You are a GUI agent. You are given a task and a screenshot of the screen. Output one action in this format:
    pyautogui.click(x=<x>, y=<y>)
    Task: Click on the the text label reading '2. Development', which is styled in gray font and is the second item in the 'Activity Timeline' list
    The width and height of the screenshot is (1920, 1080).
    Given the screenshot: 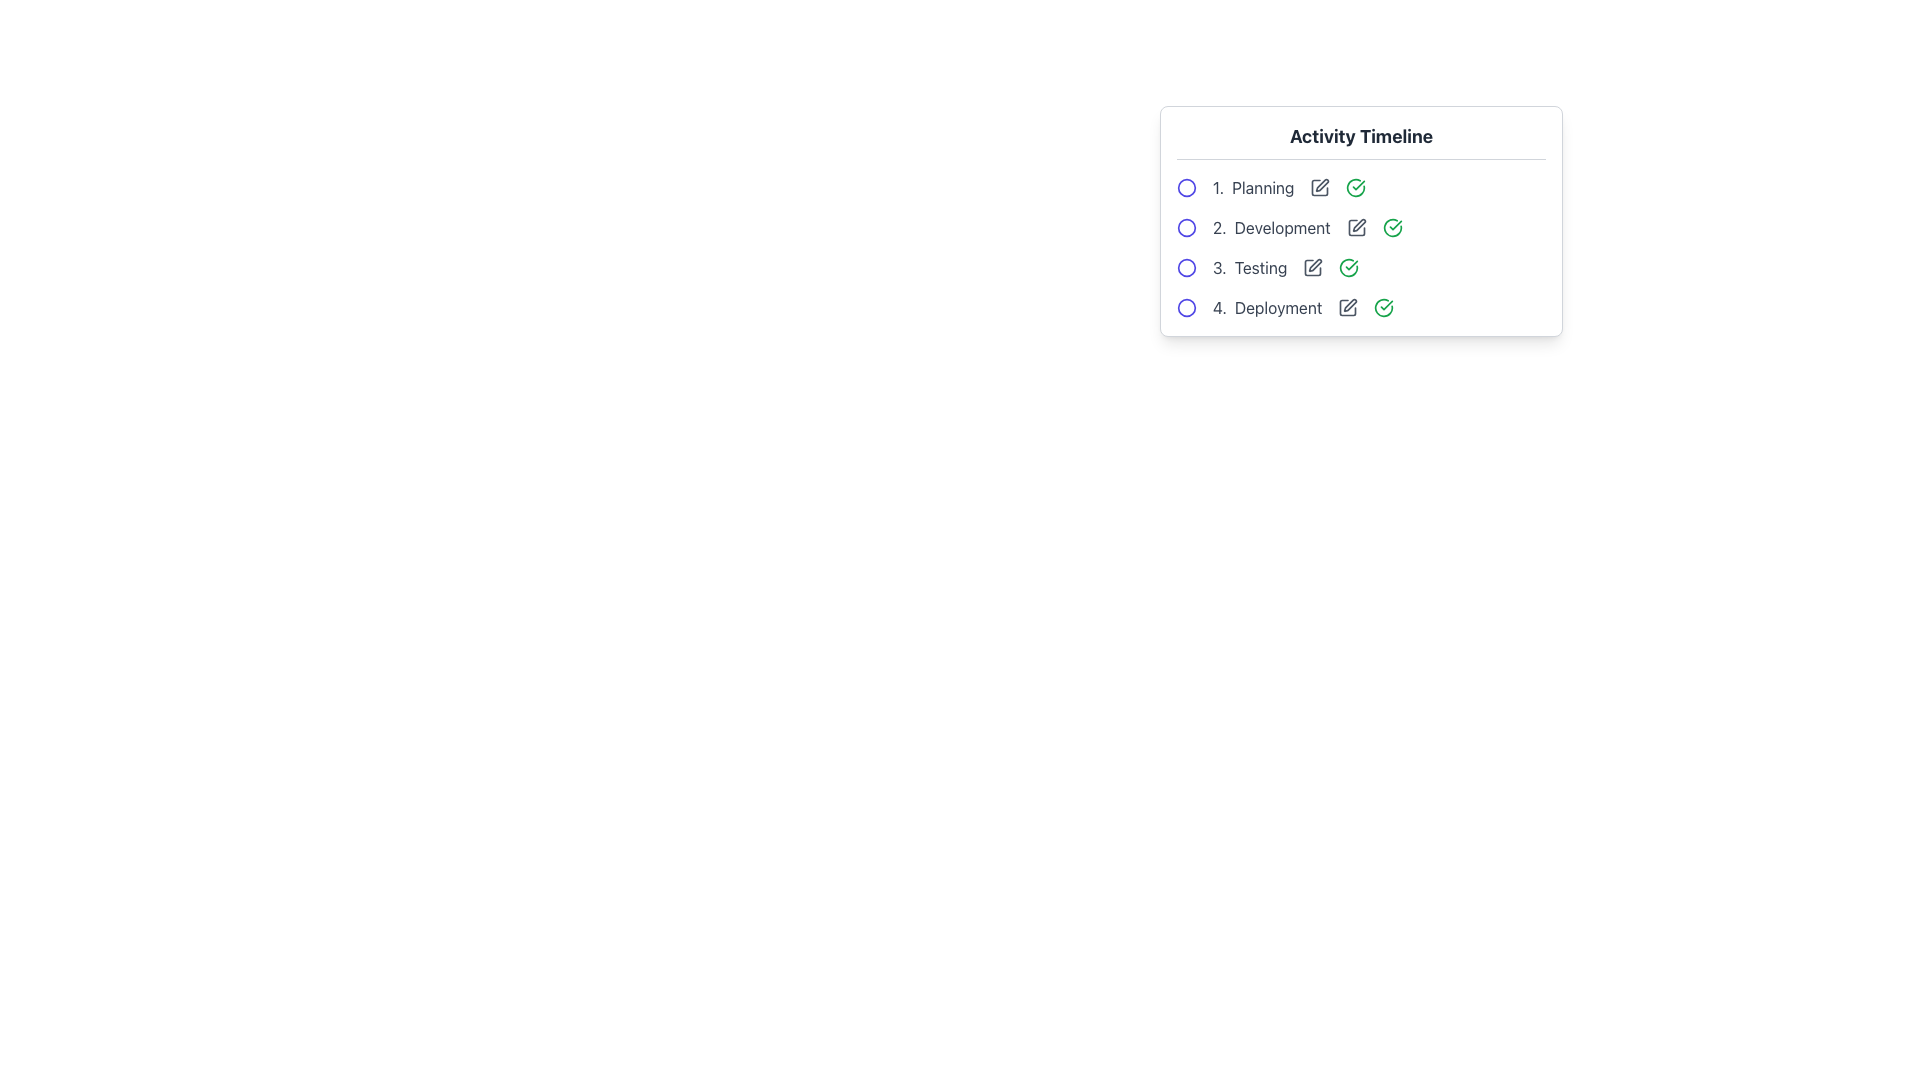 What is the action you would take?
    pyautogui.click(x=1270, y=226)
    